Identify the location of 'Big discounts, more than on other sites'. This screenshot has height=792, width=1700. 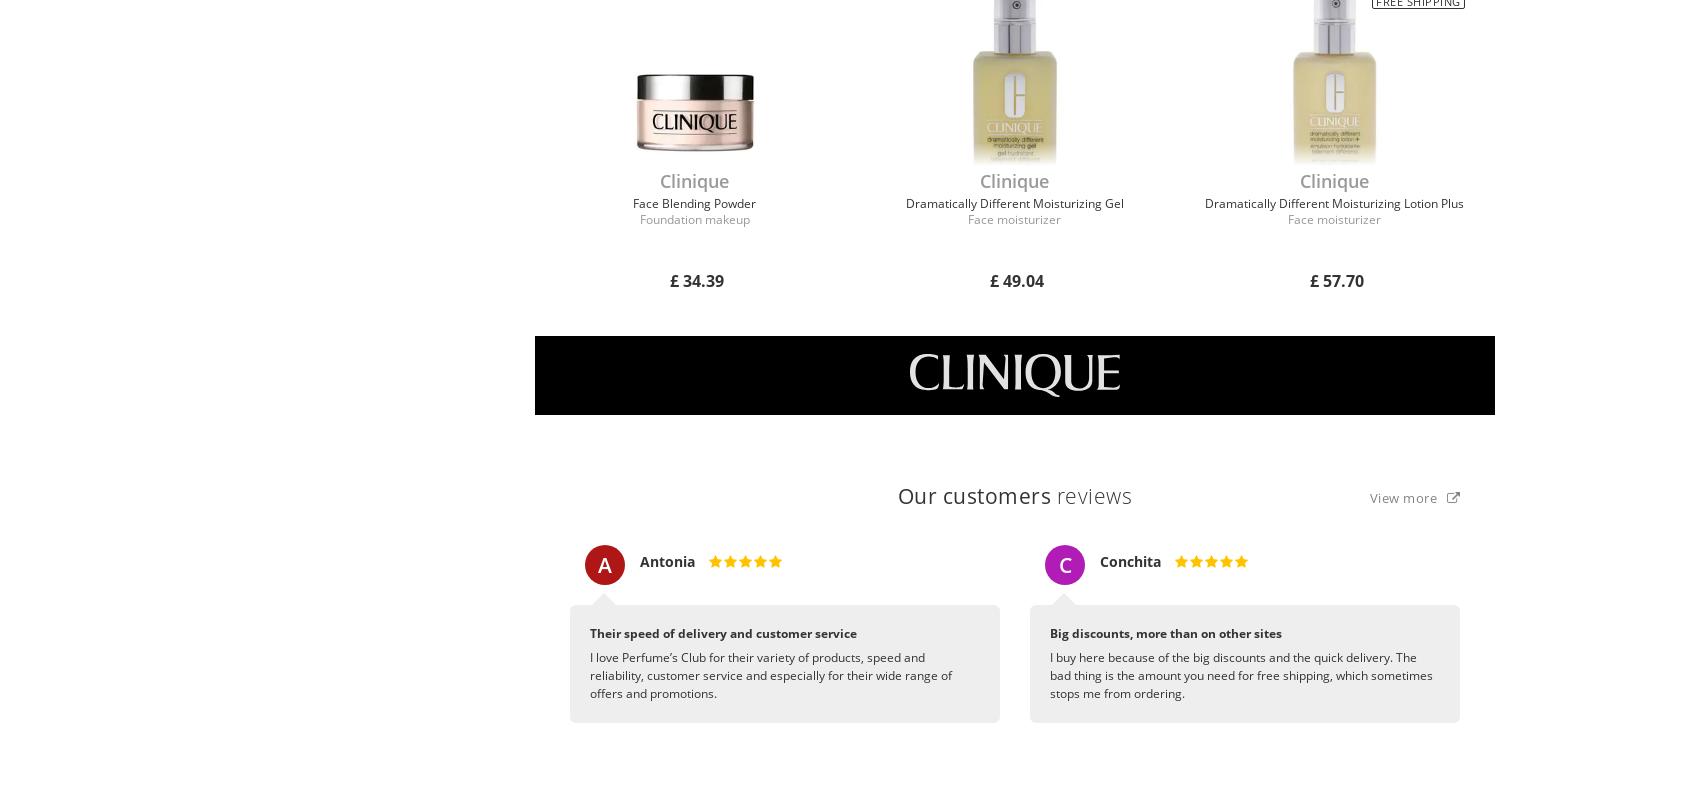
(1048, 632).